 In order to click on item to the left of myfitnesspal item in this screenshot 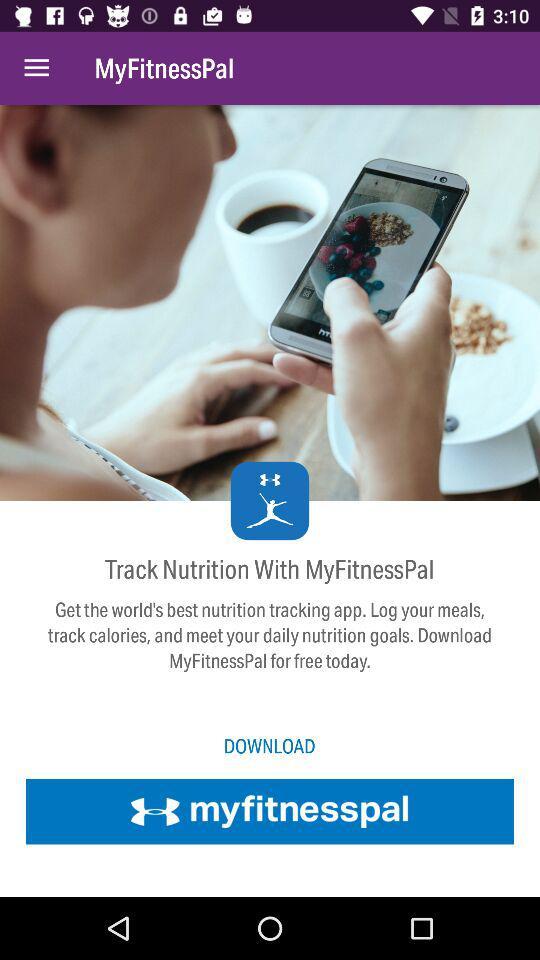, I will do `click(36, 68)`.